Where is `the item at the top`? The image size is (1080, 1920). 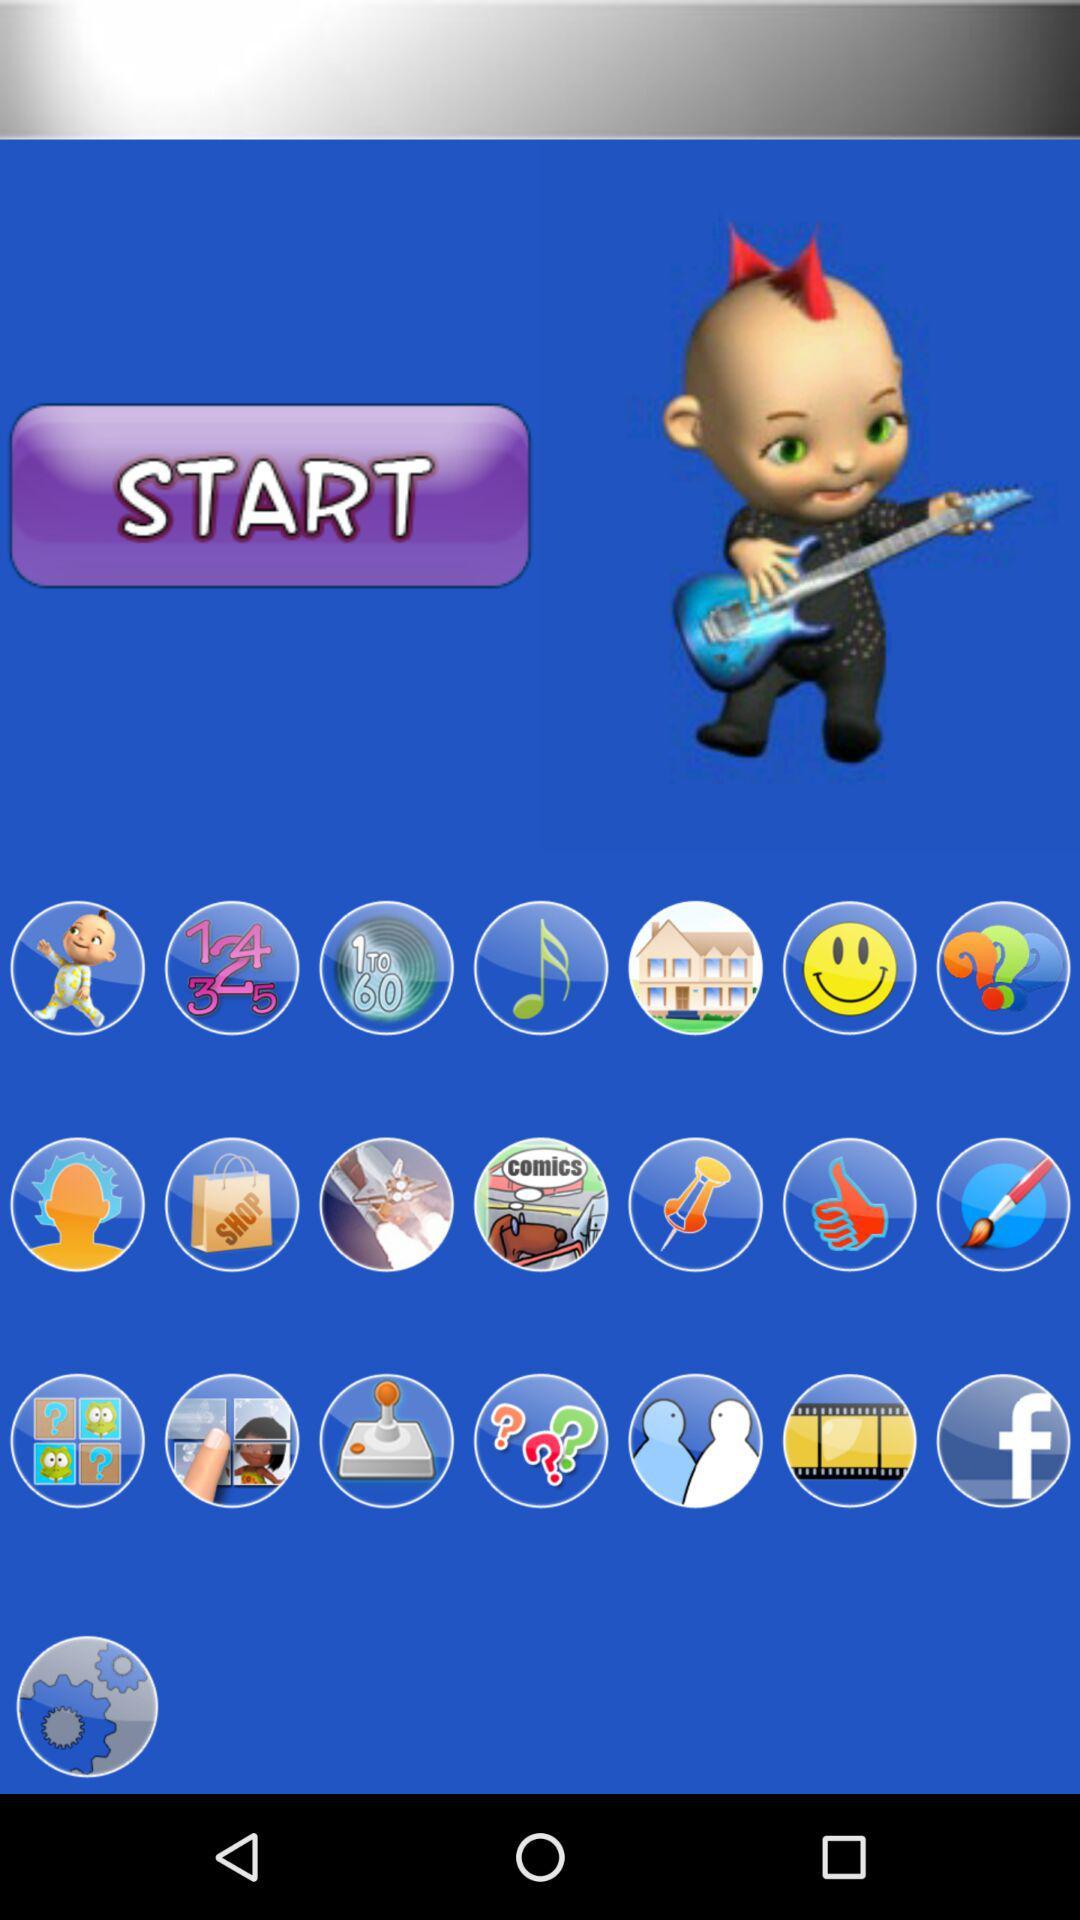 the item at the top is located at coordinates (540, 70).